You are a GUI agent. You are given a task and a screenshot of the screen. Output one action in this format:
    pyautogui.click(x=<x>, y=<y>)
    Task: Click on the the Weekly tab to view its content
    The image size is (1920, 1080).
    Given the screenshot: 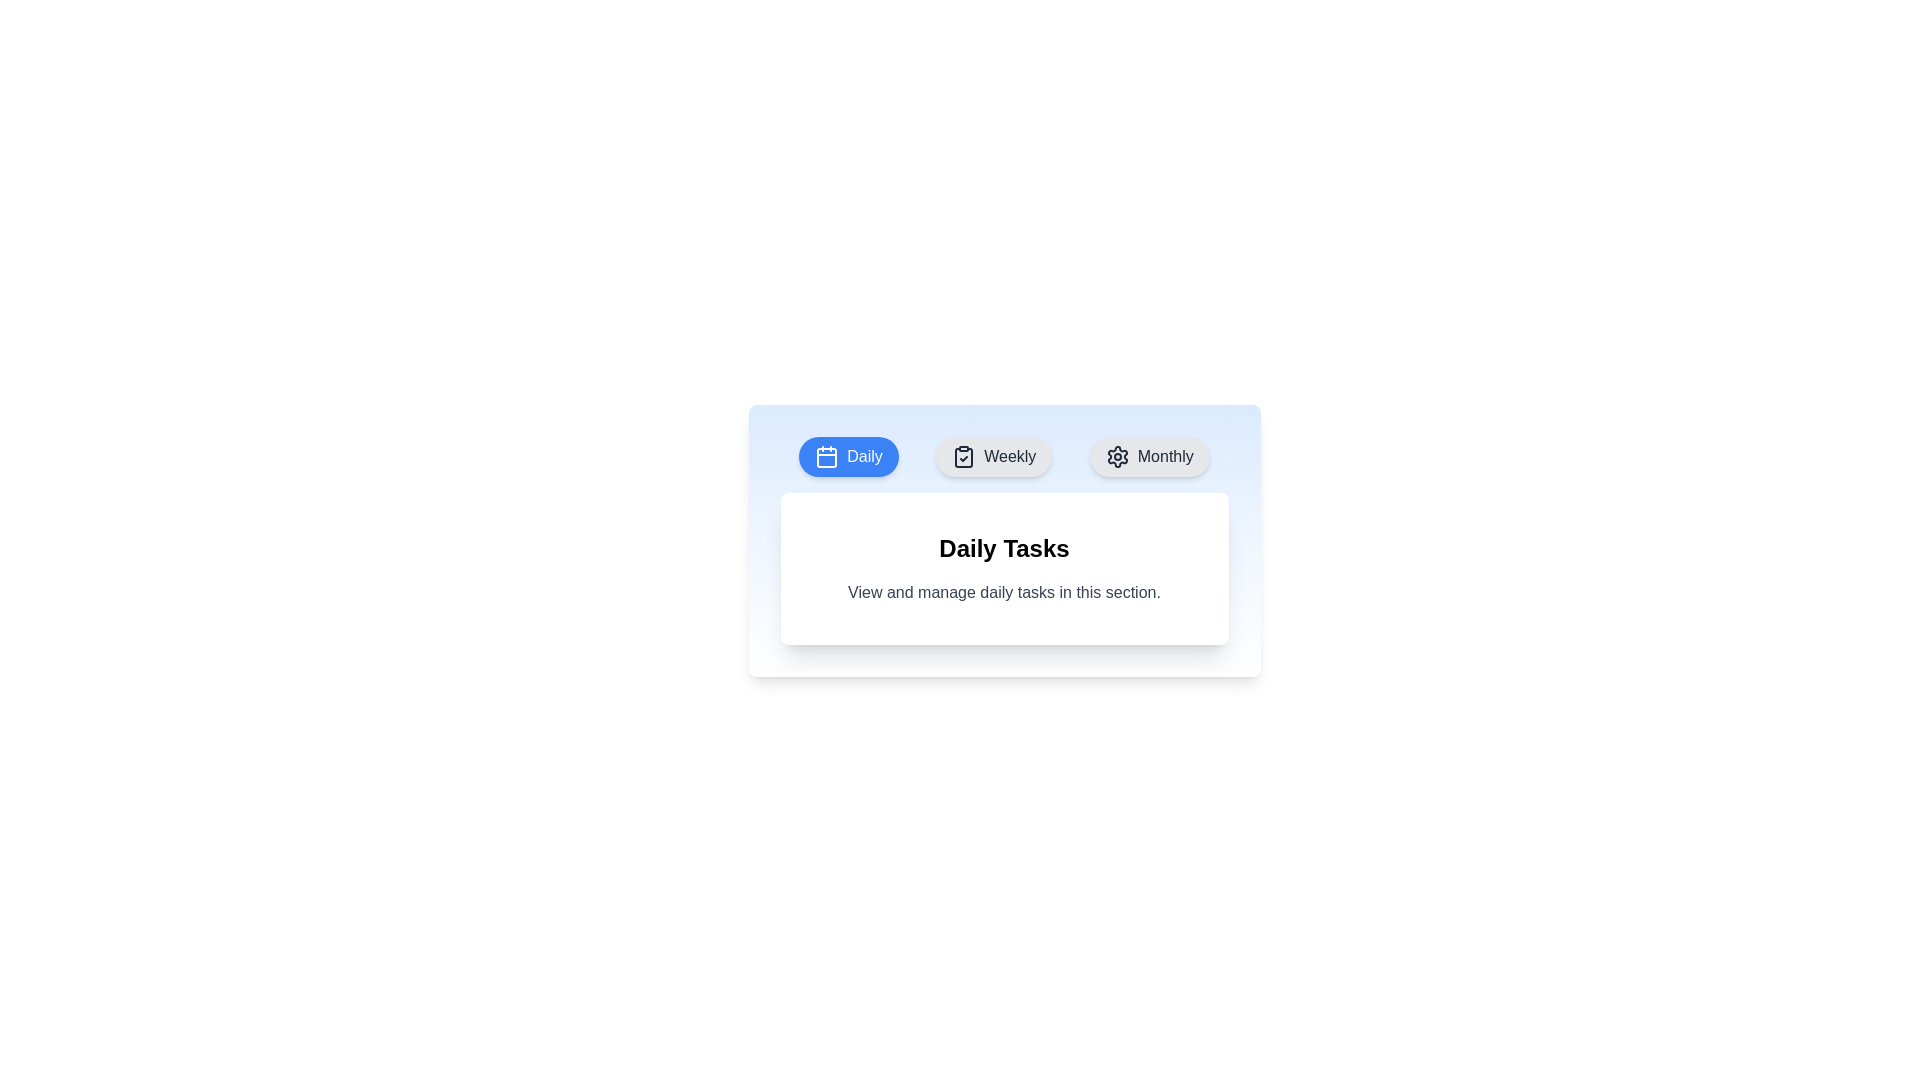 What is the action you would take?
    pyautogui.click(x=994, y=456)
    